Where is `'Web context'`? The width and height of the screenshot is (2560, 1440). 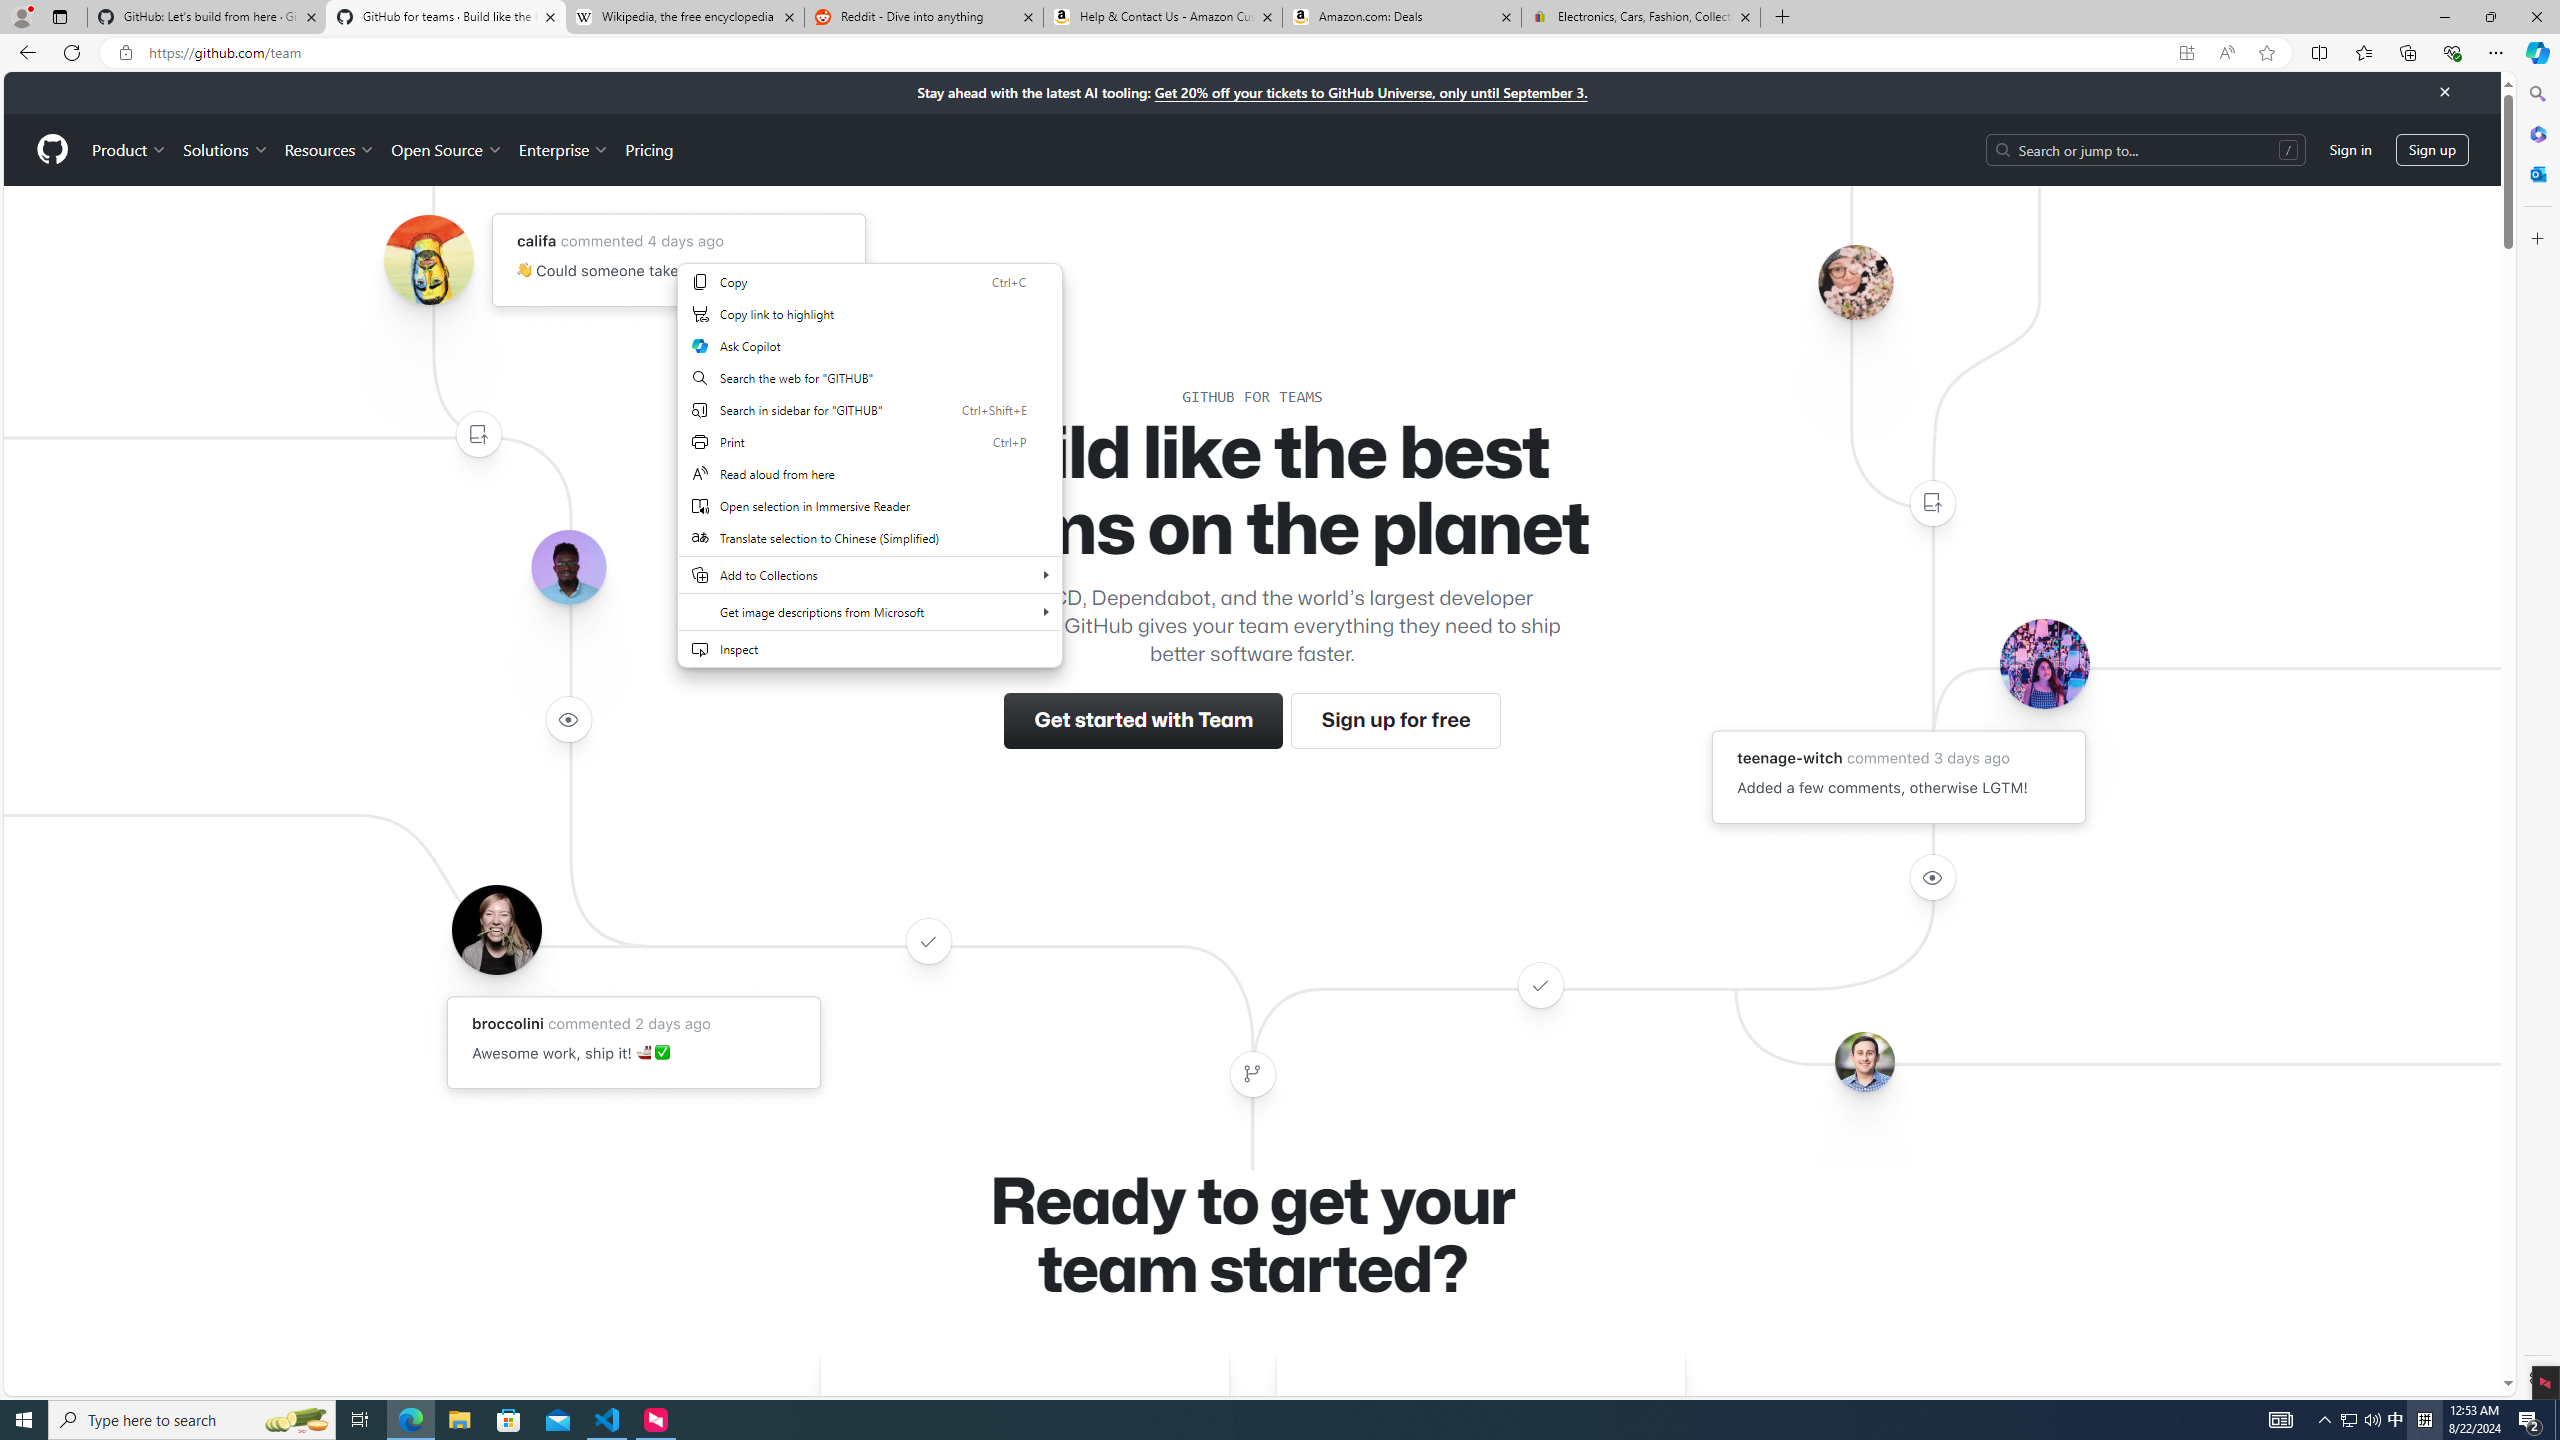
'Web context' is located at coordinates (869, 478).